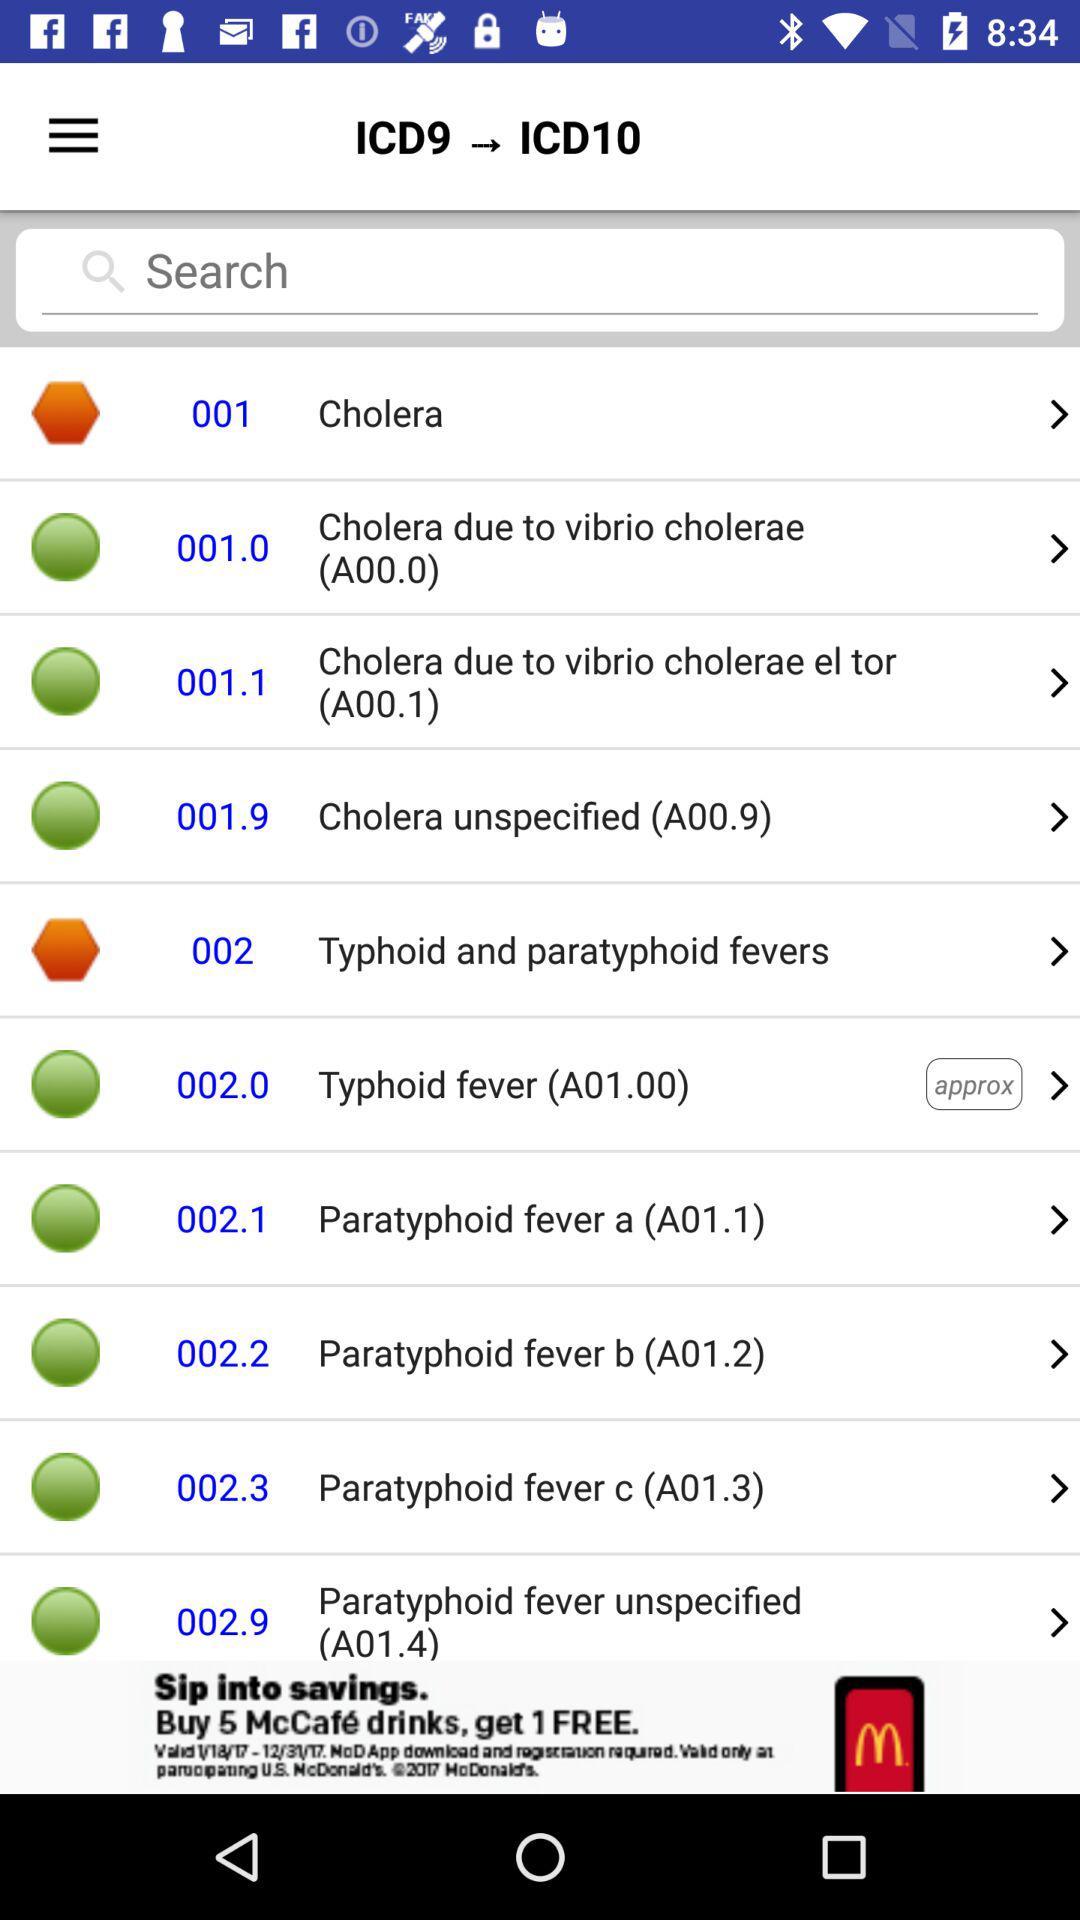 This screenshot has width=1080, height=1920. Describe the element at coordinates (540, 1726) in the screenshot. I see `adsense button` at that location.